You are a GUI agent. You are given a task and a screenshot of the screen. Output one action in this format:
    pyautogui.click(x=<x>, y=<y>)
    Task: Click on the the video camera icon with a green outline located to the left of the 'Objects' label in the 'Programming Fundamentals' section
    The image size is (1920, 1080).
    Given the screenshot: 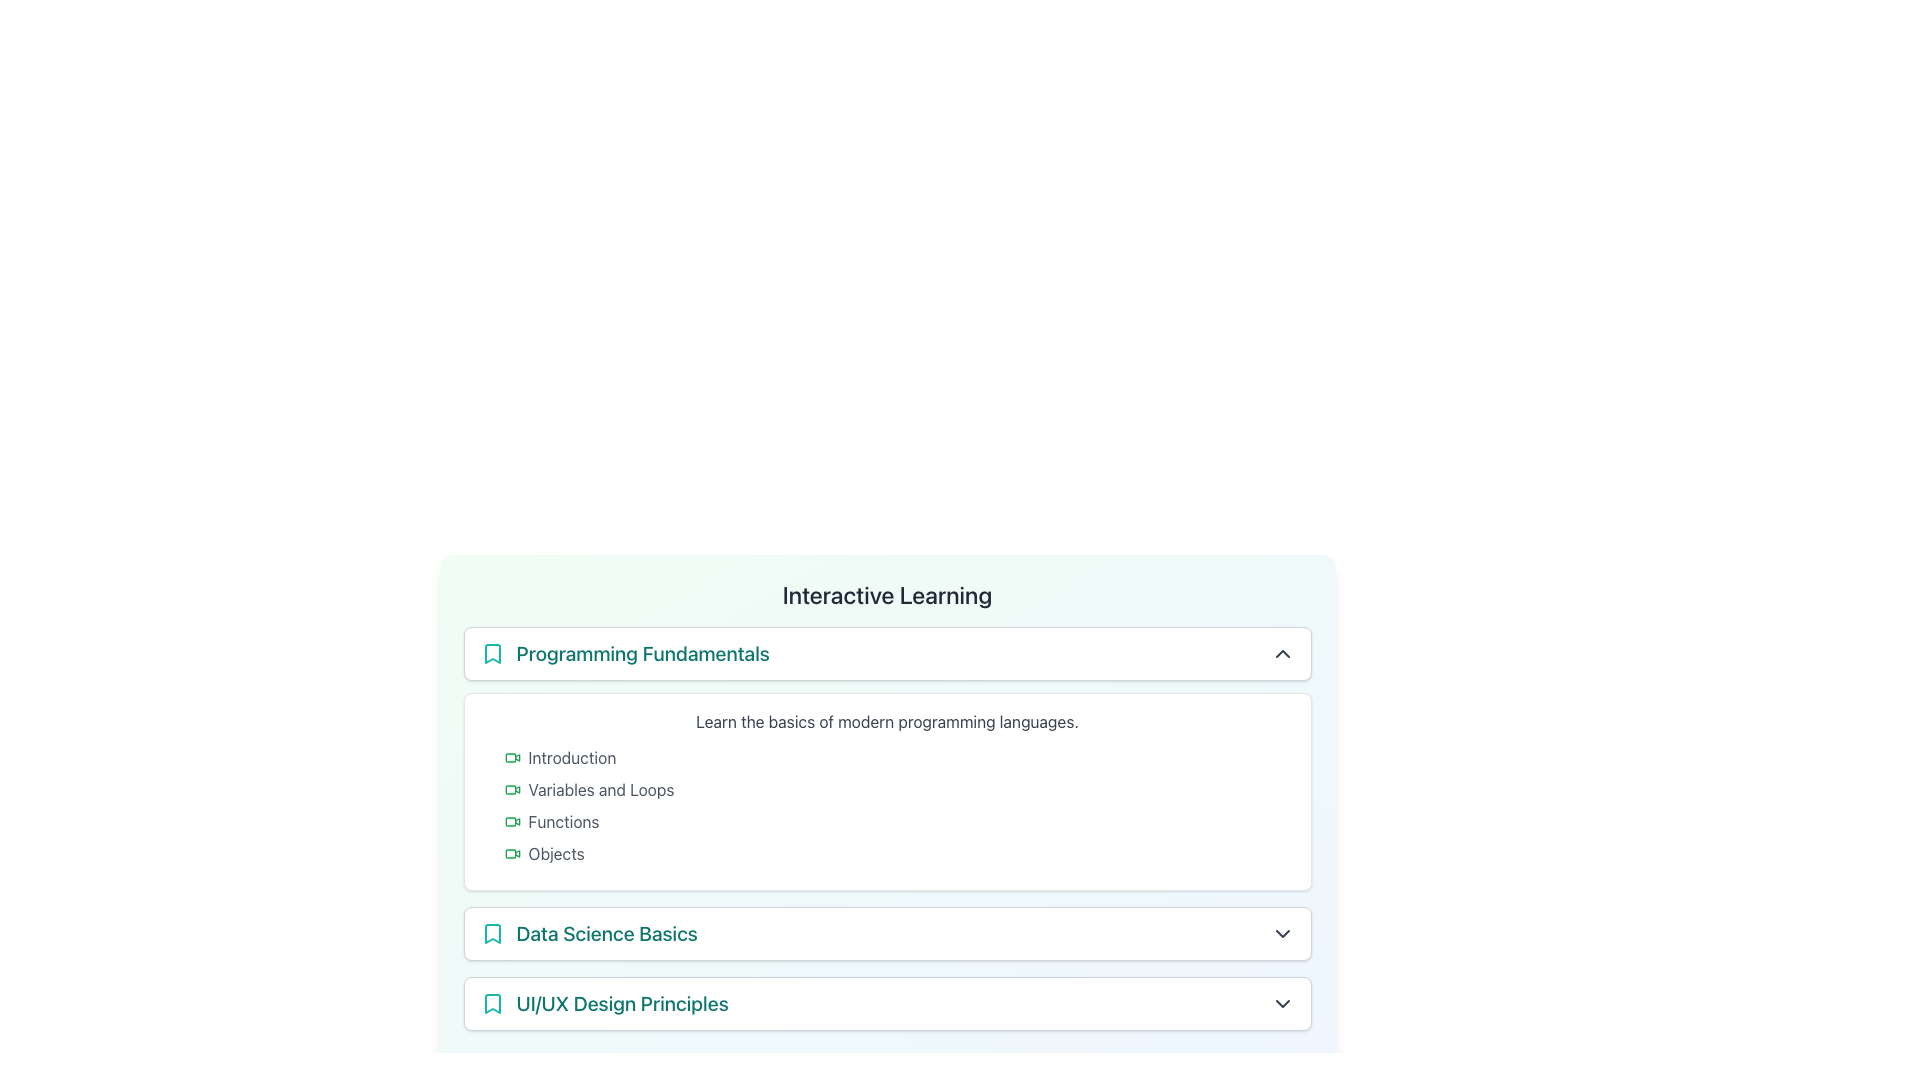 What is the action you would take?
    pyautogui.click(x=512, y=853)
    